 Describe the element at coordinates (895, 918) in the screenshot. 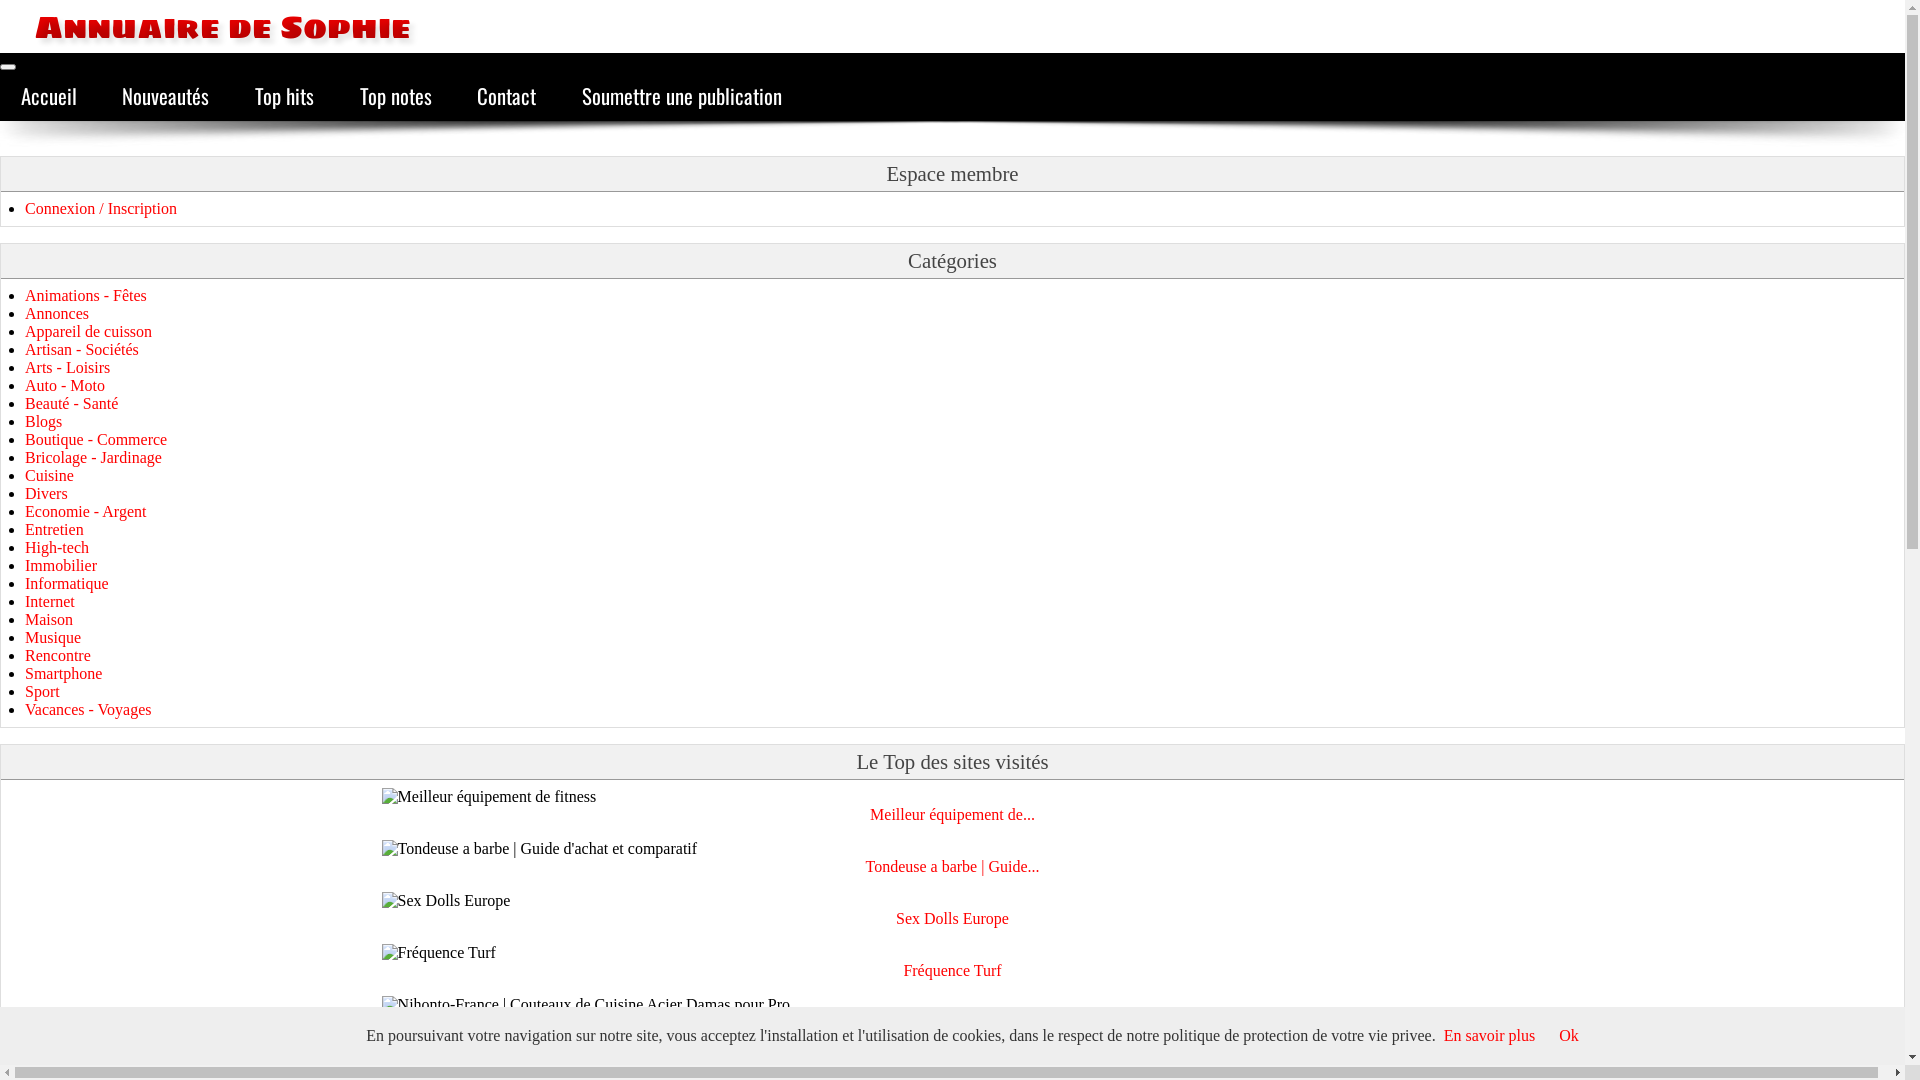

I see `'Sex Dolls Europe'` at that location.